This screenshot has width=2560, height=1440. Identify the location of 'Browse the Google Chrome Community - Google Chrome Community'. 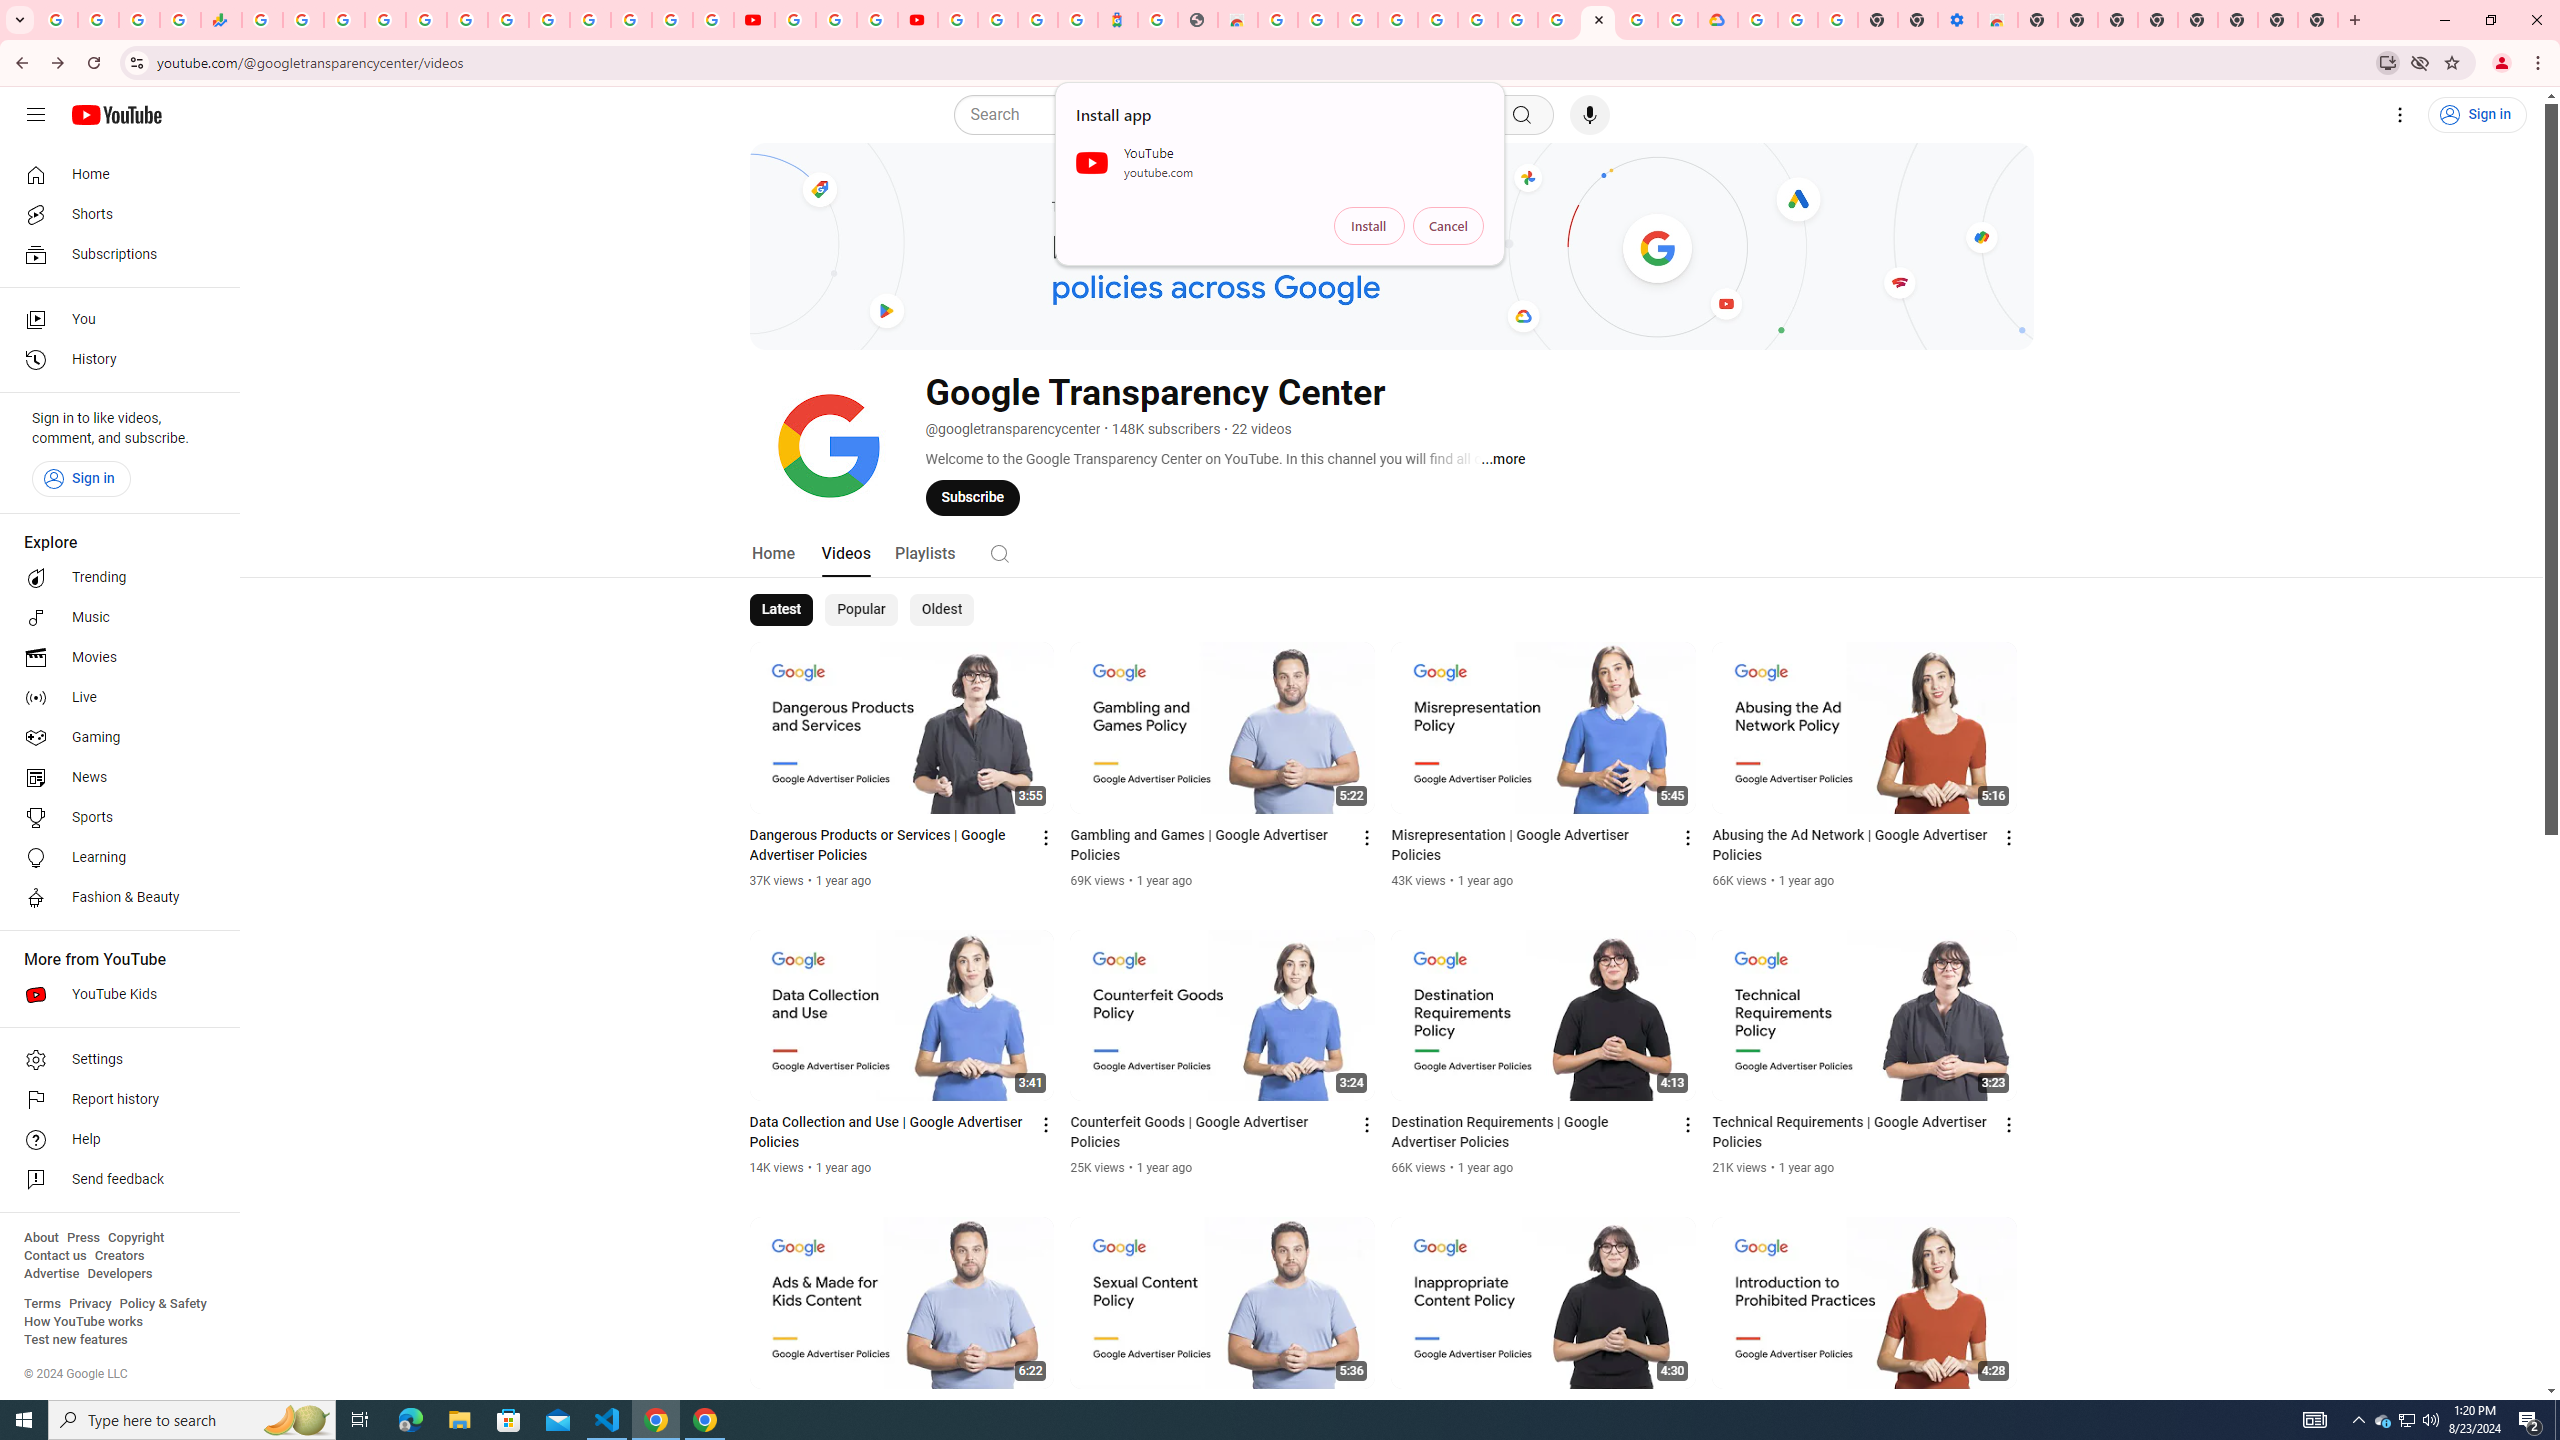
(1678, 19).